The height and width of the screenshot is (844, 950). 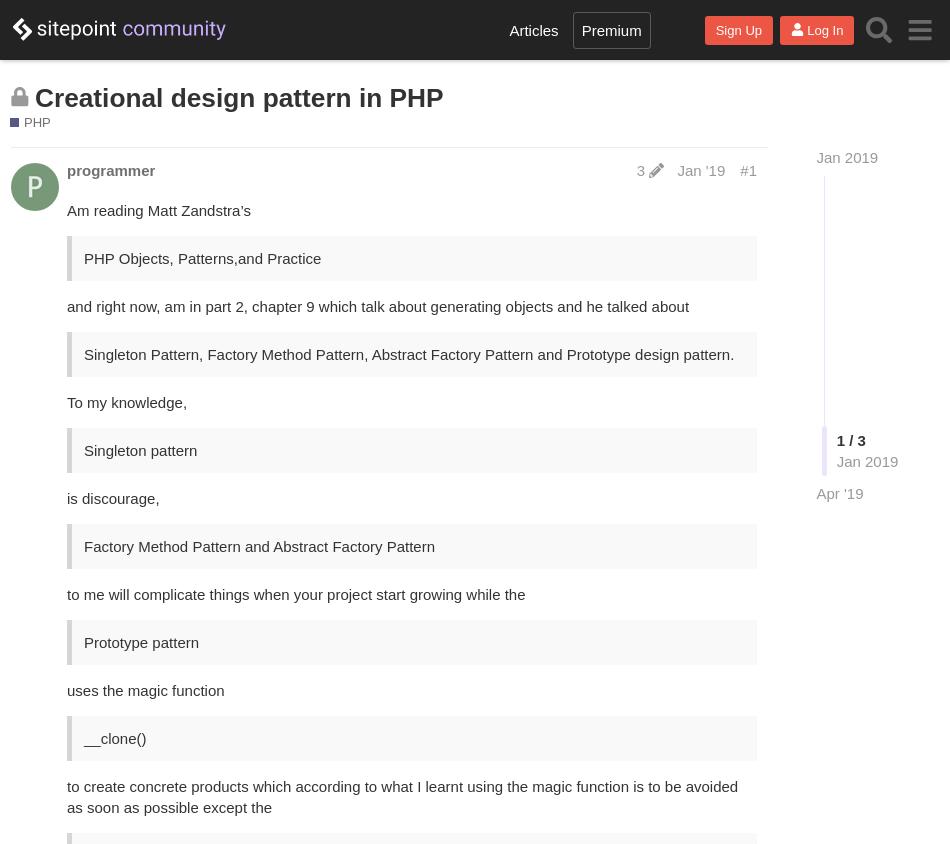 I want to click on 'Sign Up', so click(x=737, y=28).